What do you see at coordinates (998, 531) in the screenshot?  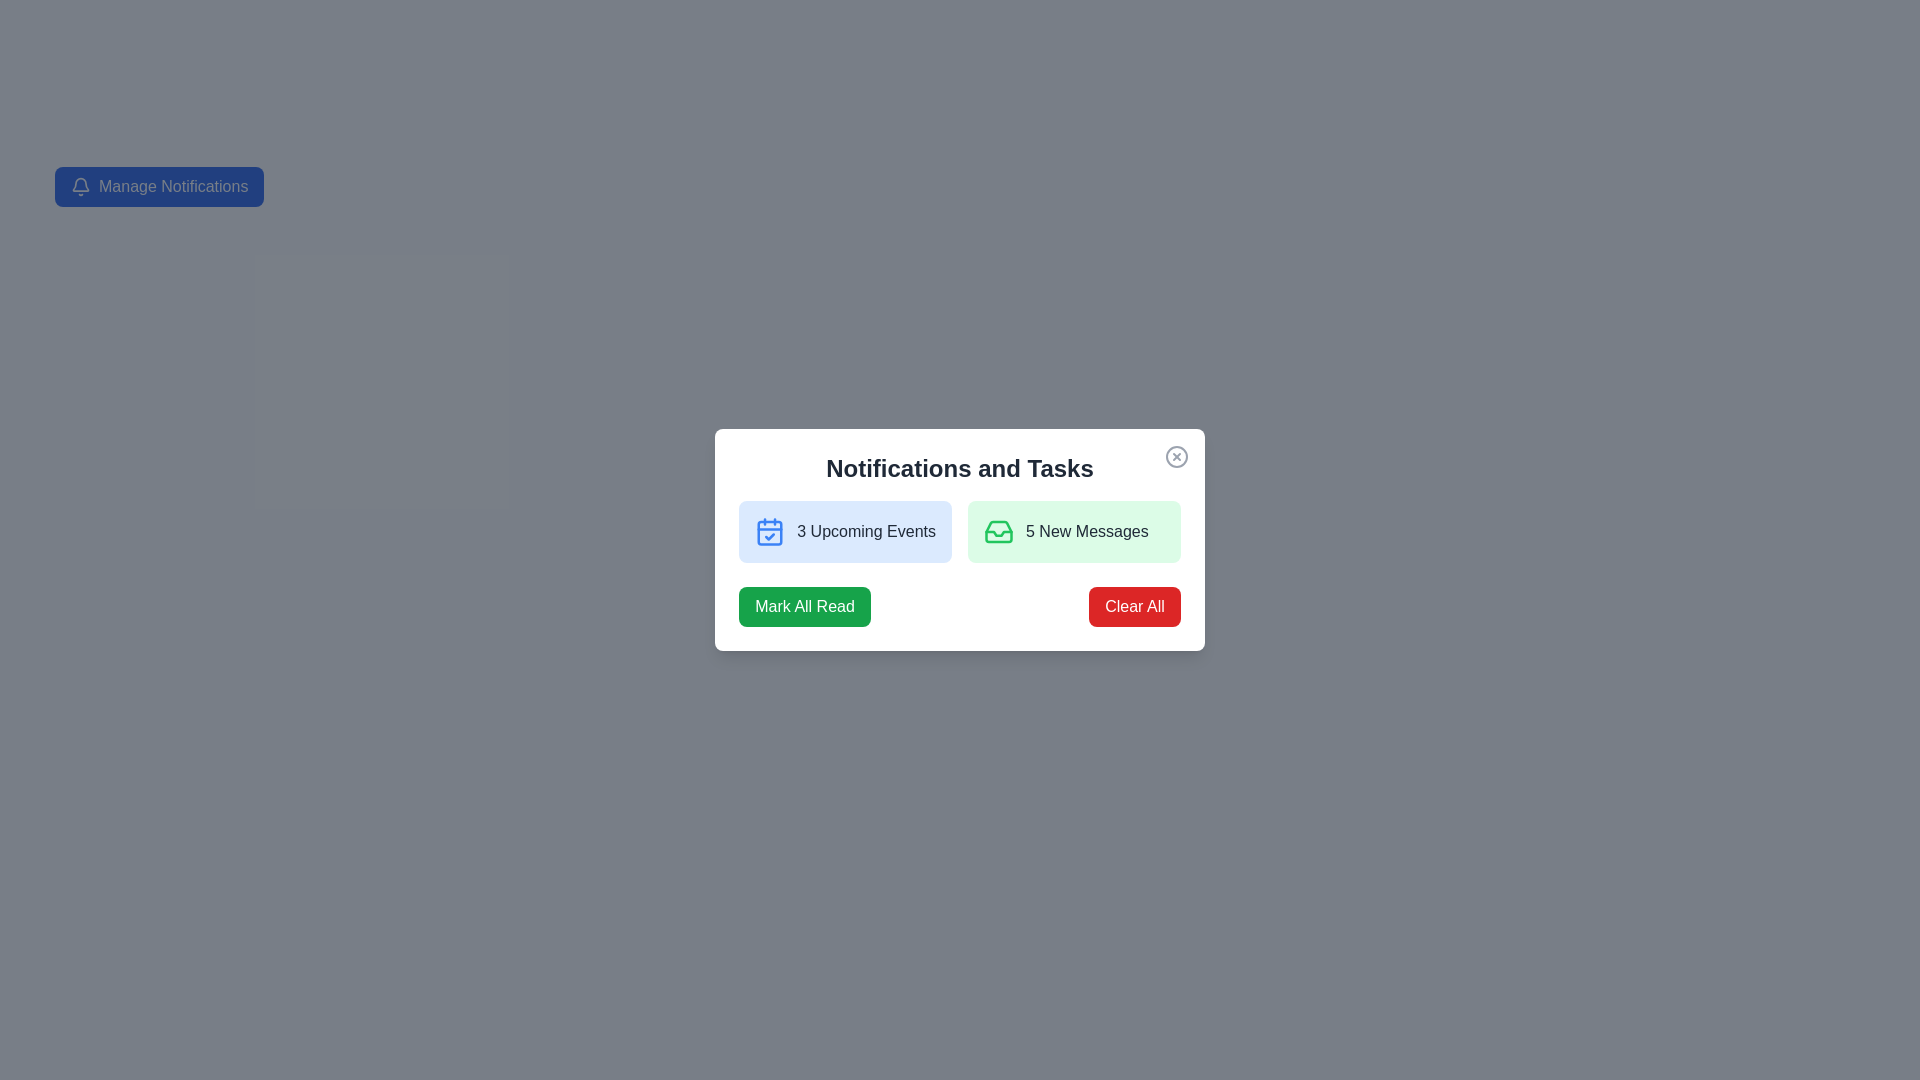 I see `the green rectangular button labeled '5 New Messages' that contains a zigzag or arrow-like SVG shape located at its bottom center` at bounding box center [998, 531].